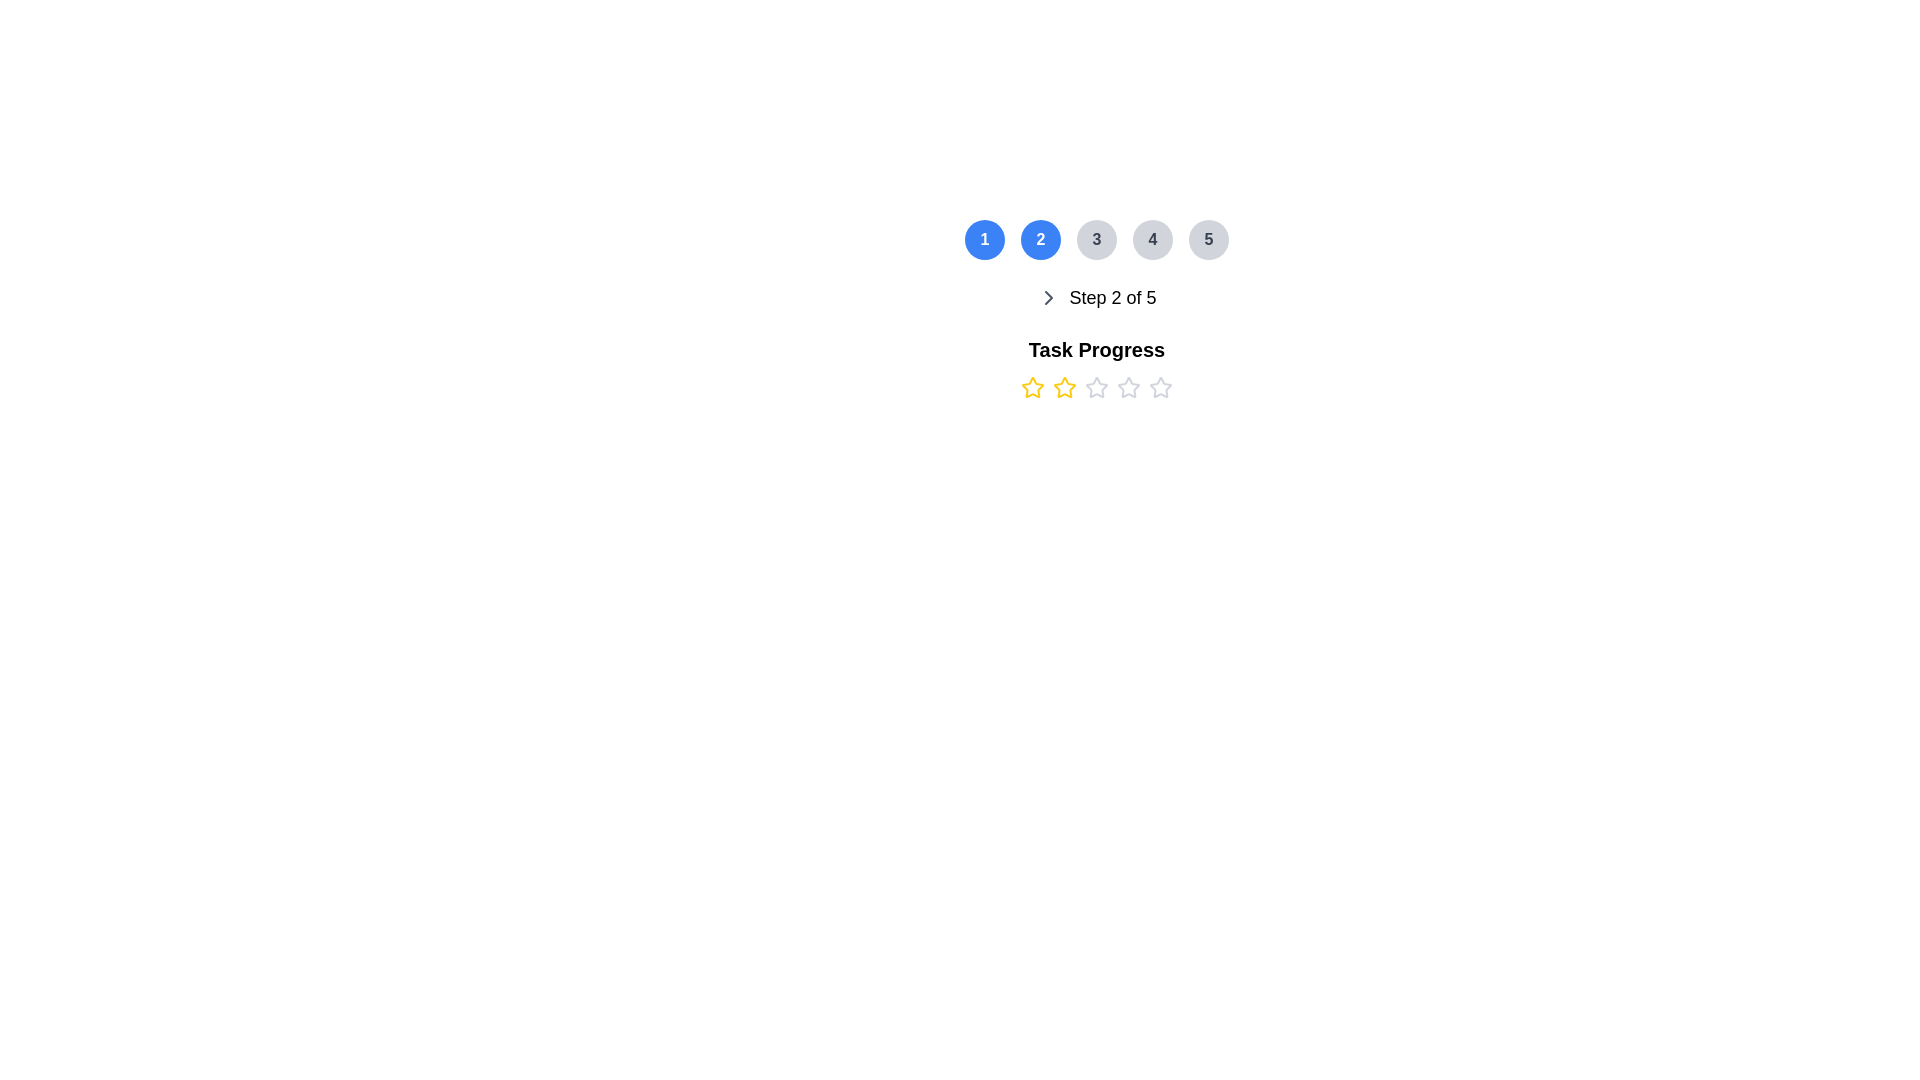 The image size is (1920, 1080). I want to click on the third star icon in the rating system under the 'Task Progress' label to assign a rating, so click(1128, 386).